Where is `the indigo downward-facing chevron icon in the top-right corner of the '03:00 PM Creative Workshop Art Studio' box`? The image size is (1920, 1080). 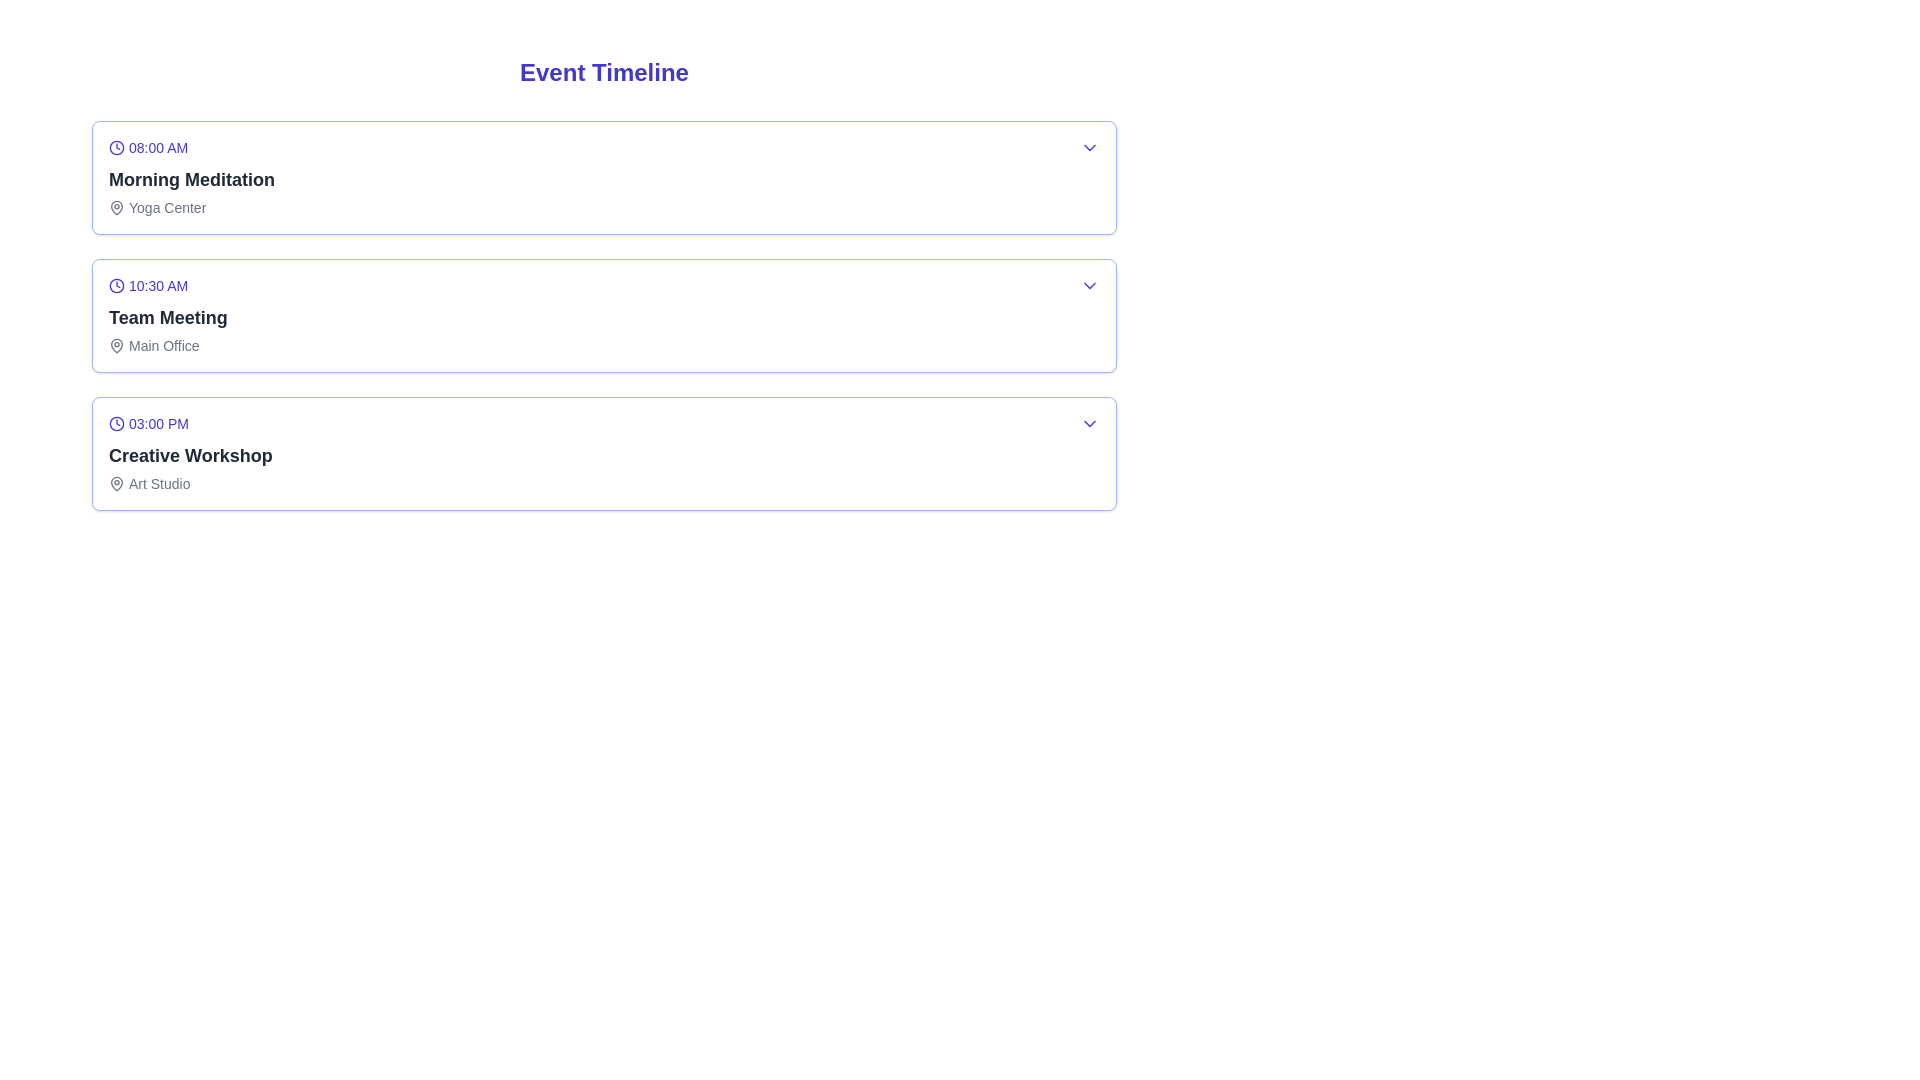
the indigo downward-facing chevron icon in the top-right corner of the '03:00 PM Creative Workshop Art Studio' box is located at coordinates (1088, 423).